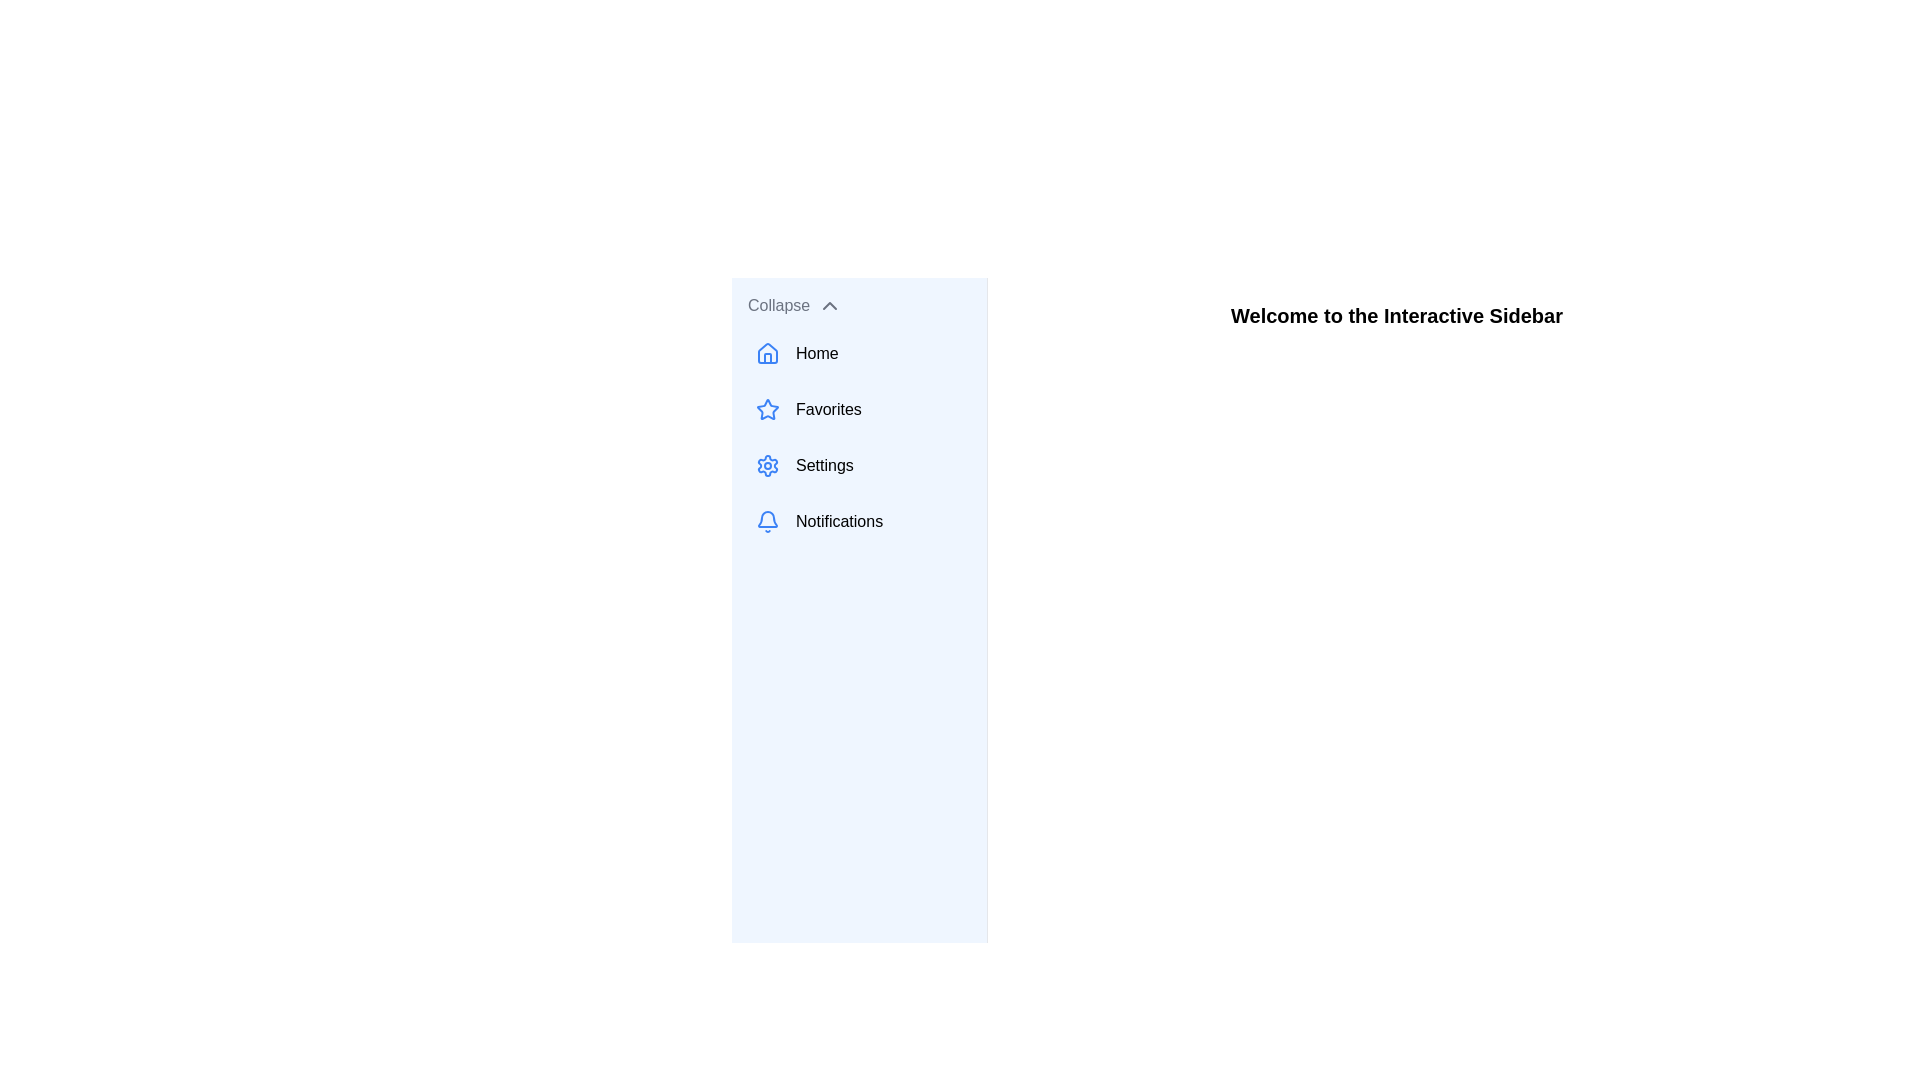 The image size is (1920, 1080). I want to click on the notification icon located in the sidebar's 'Notifications' section, to the left of the label 'Notifications', so click(767, 520).